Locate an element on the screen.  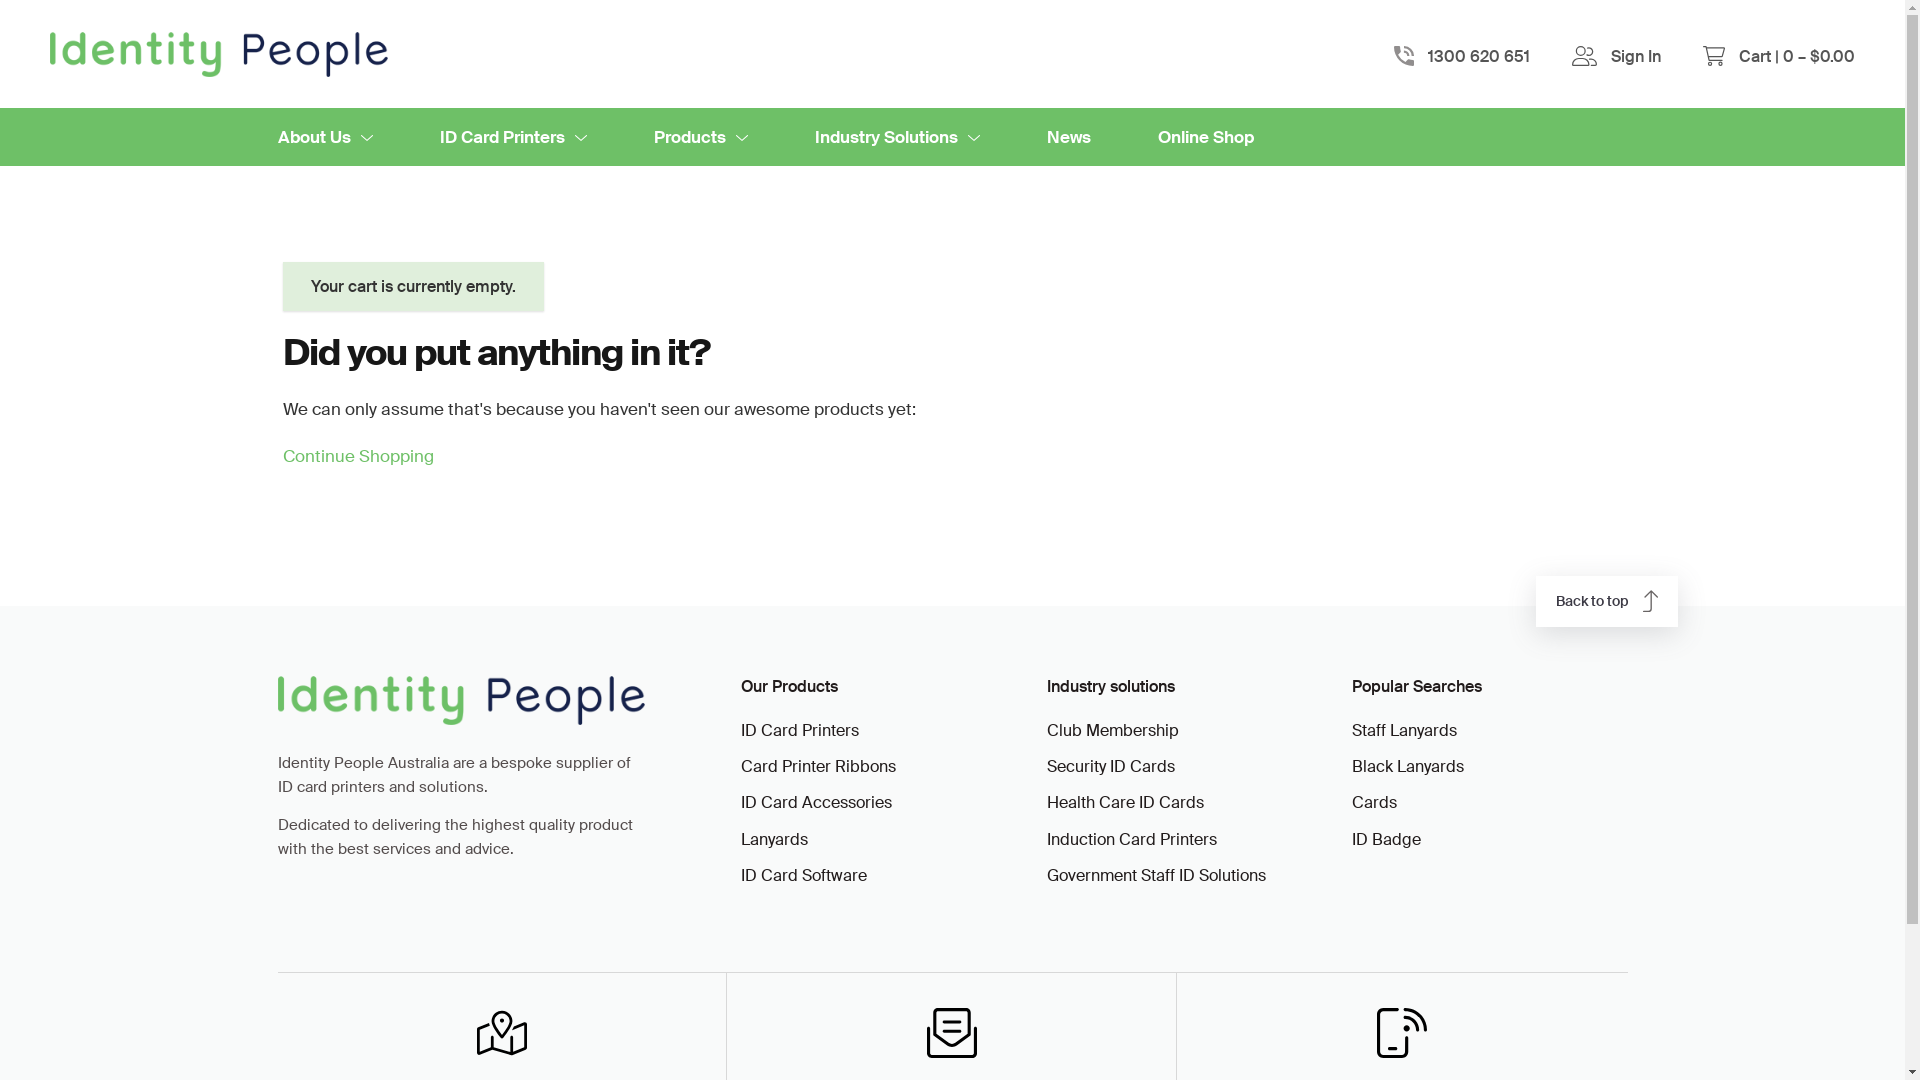
'Cards' is located at coordinates (1352, 801).